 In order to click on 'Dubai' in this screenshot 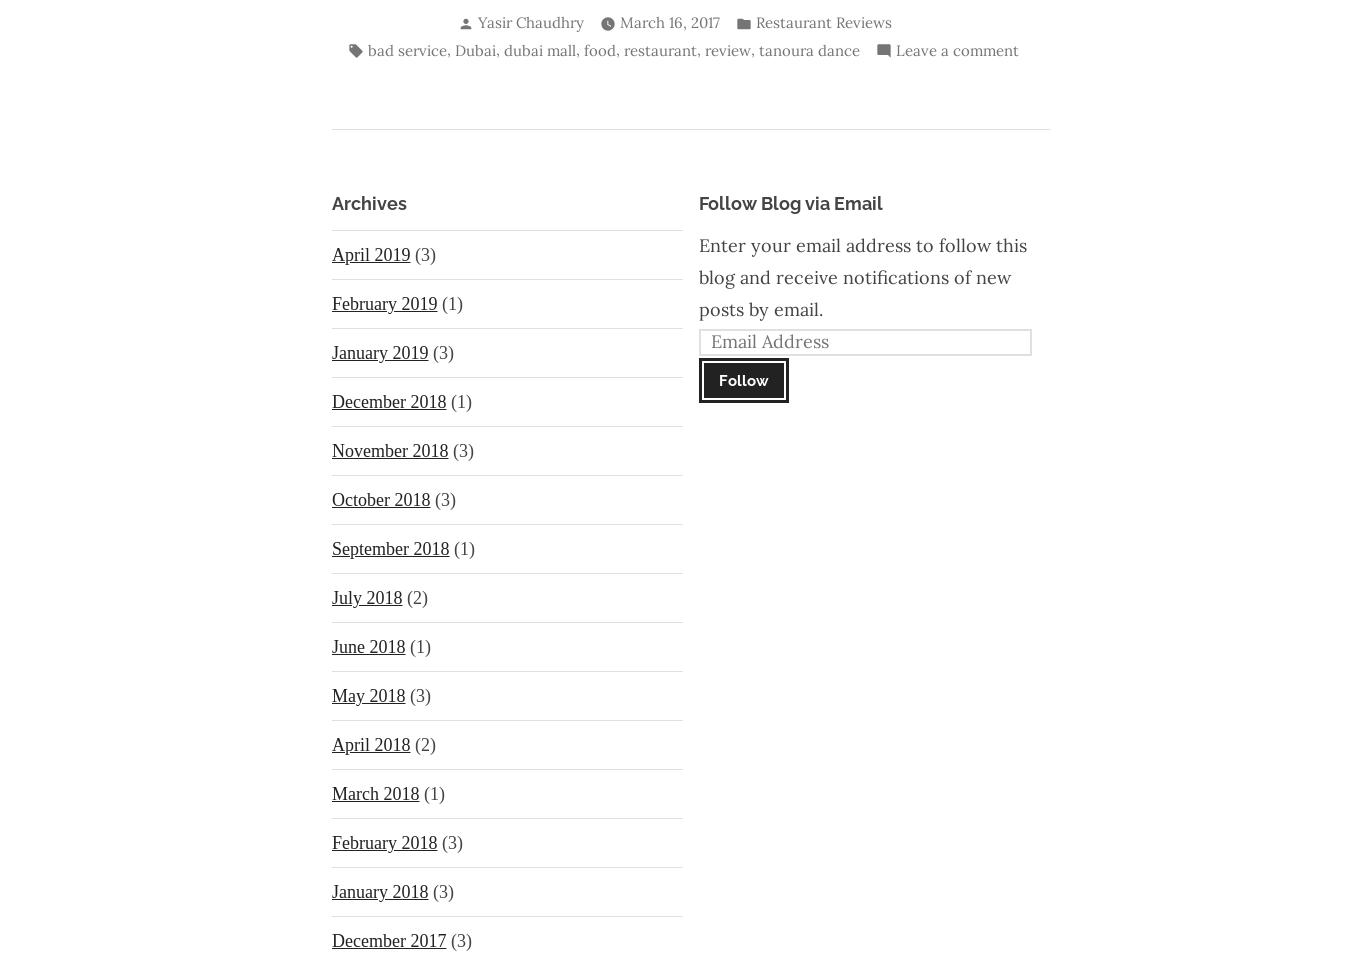, I will do `click(474, 48)`.